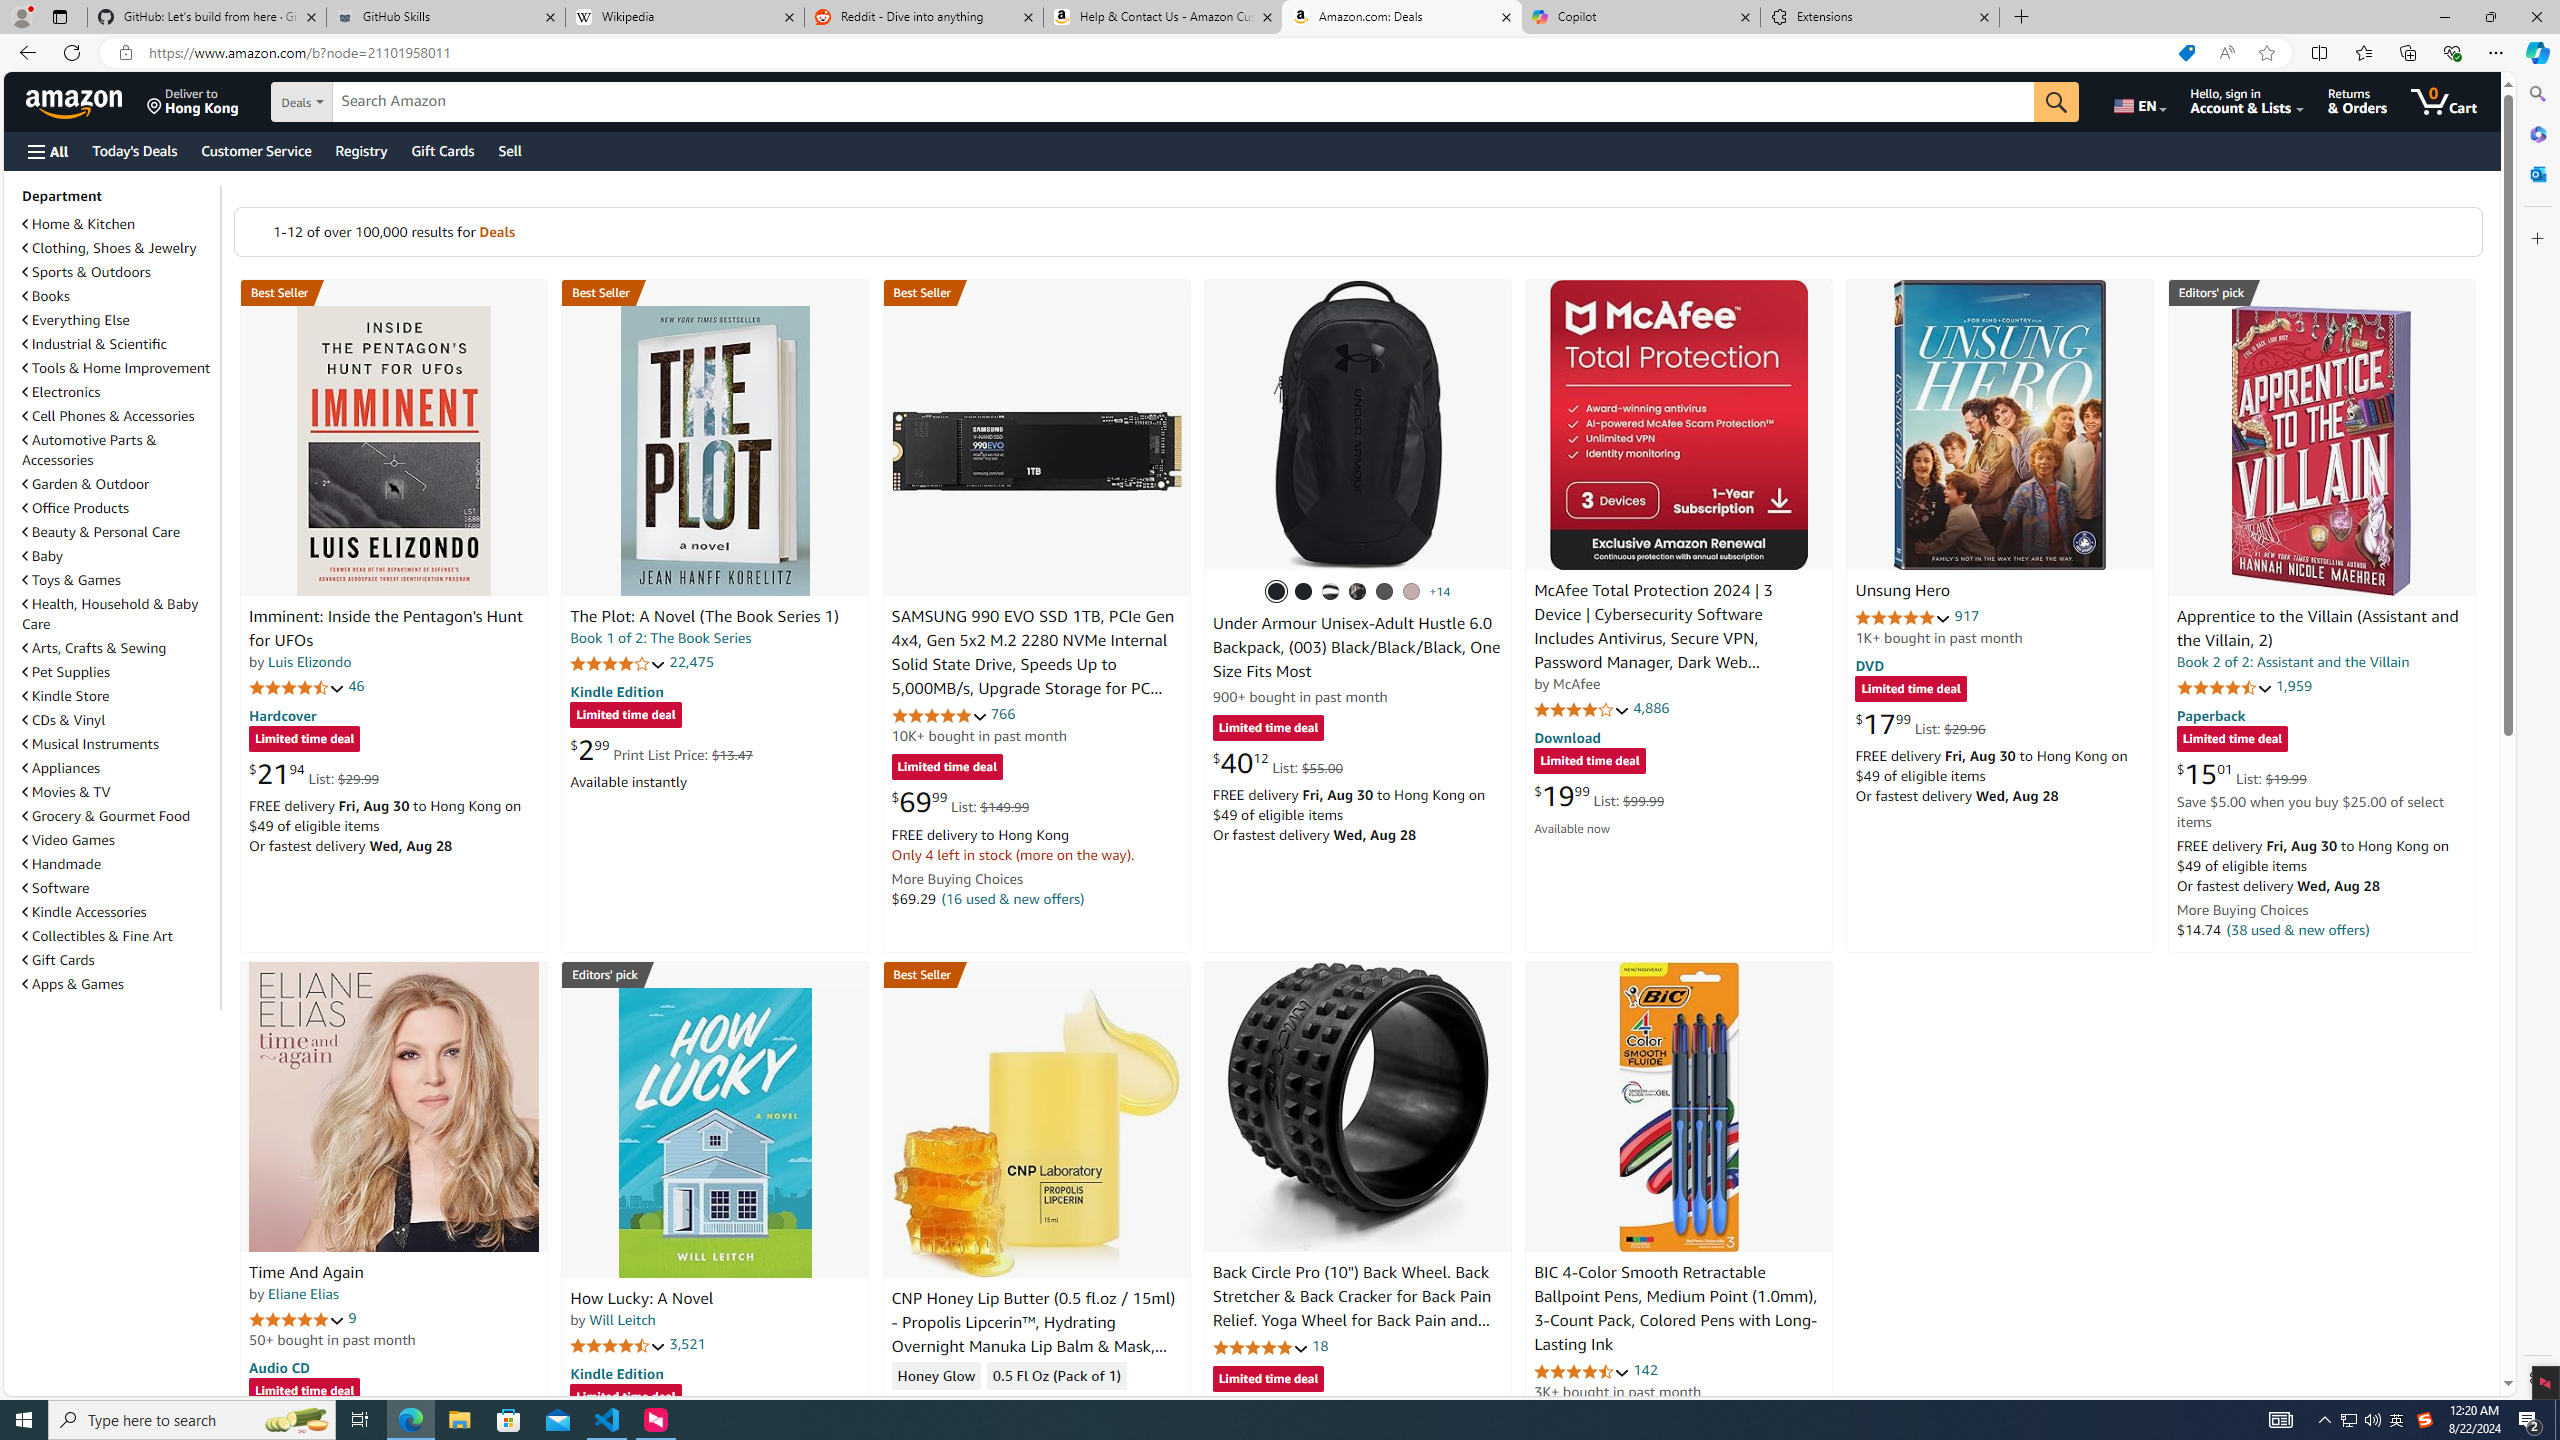 This screenshot has width=2560, height=1440. Describe the element at coordinates (256, 150) in the screenshot. I see `'Customer Service'` at that location.